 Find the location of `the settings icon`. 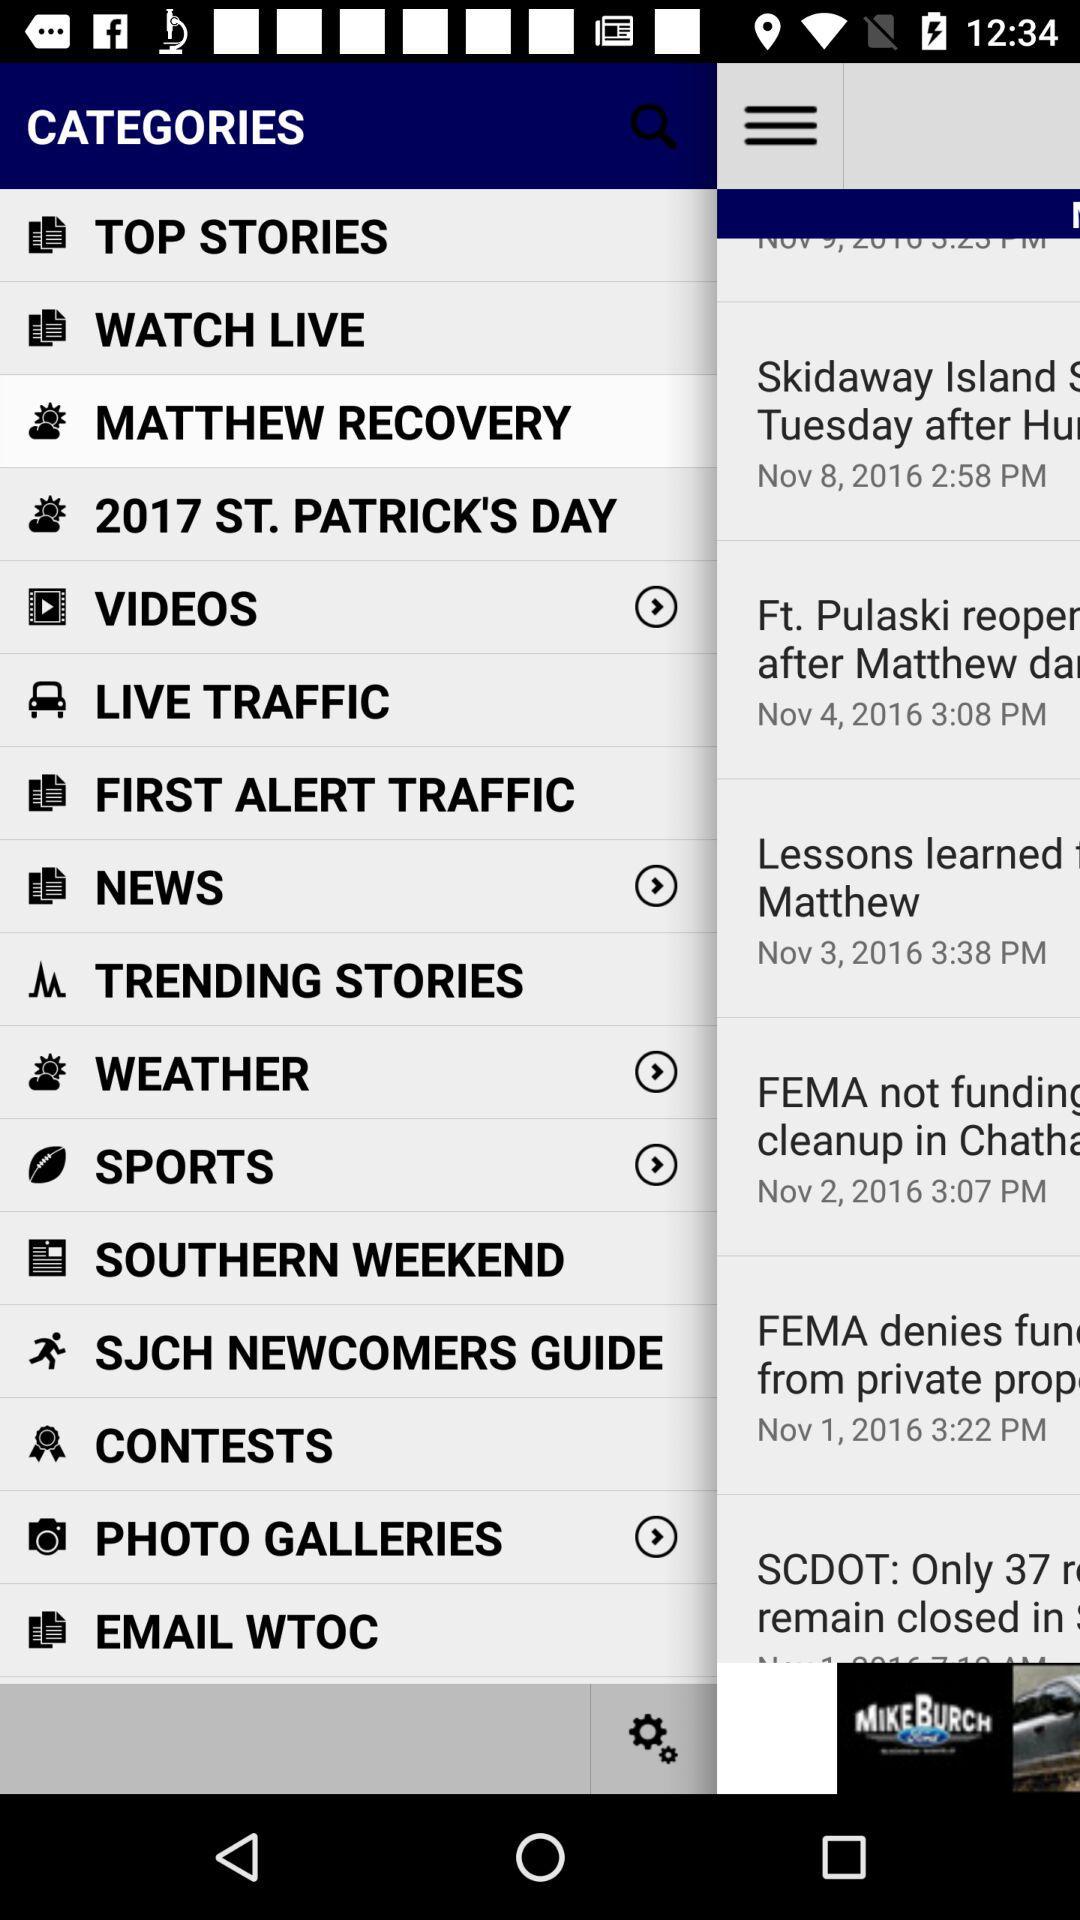

the settings icon is located at coordinates (654, 1737).